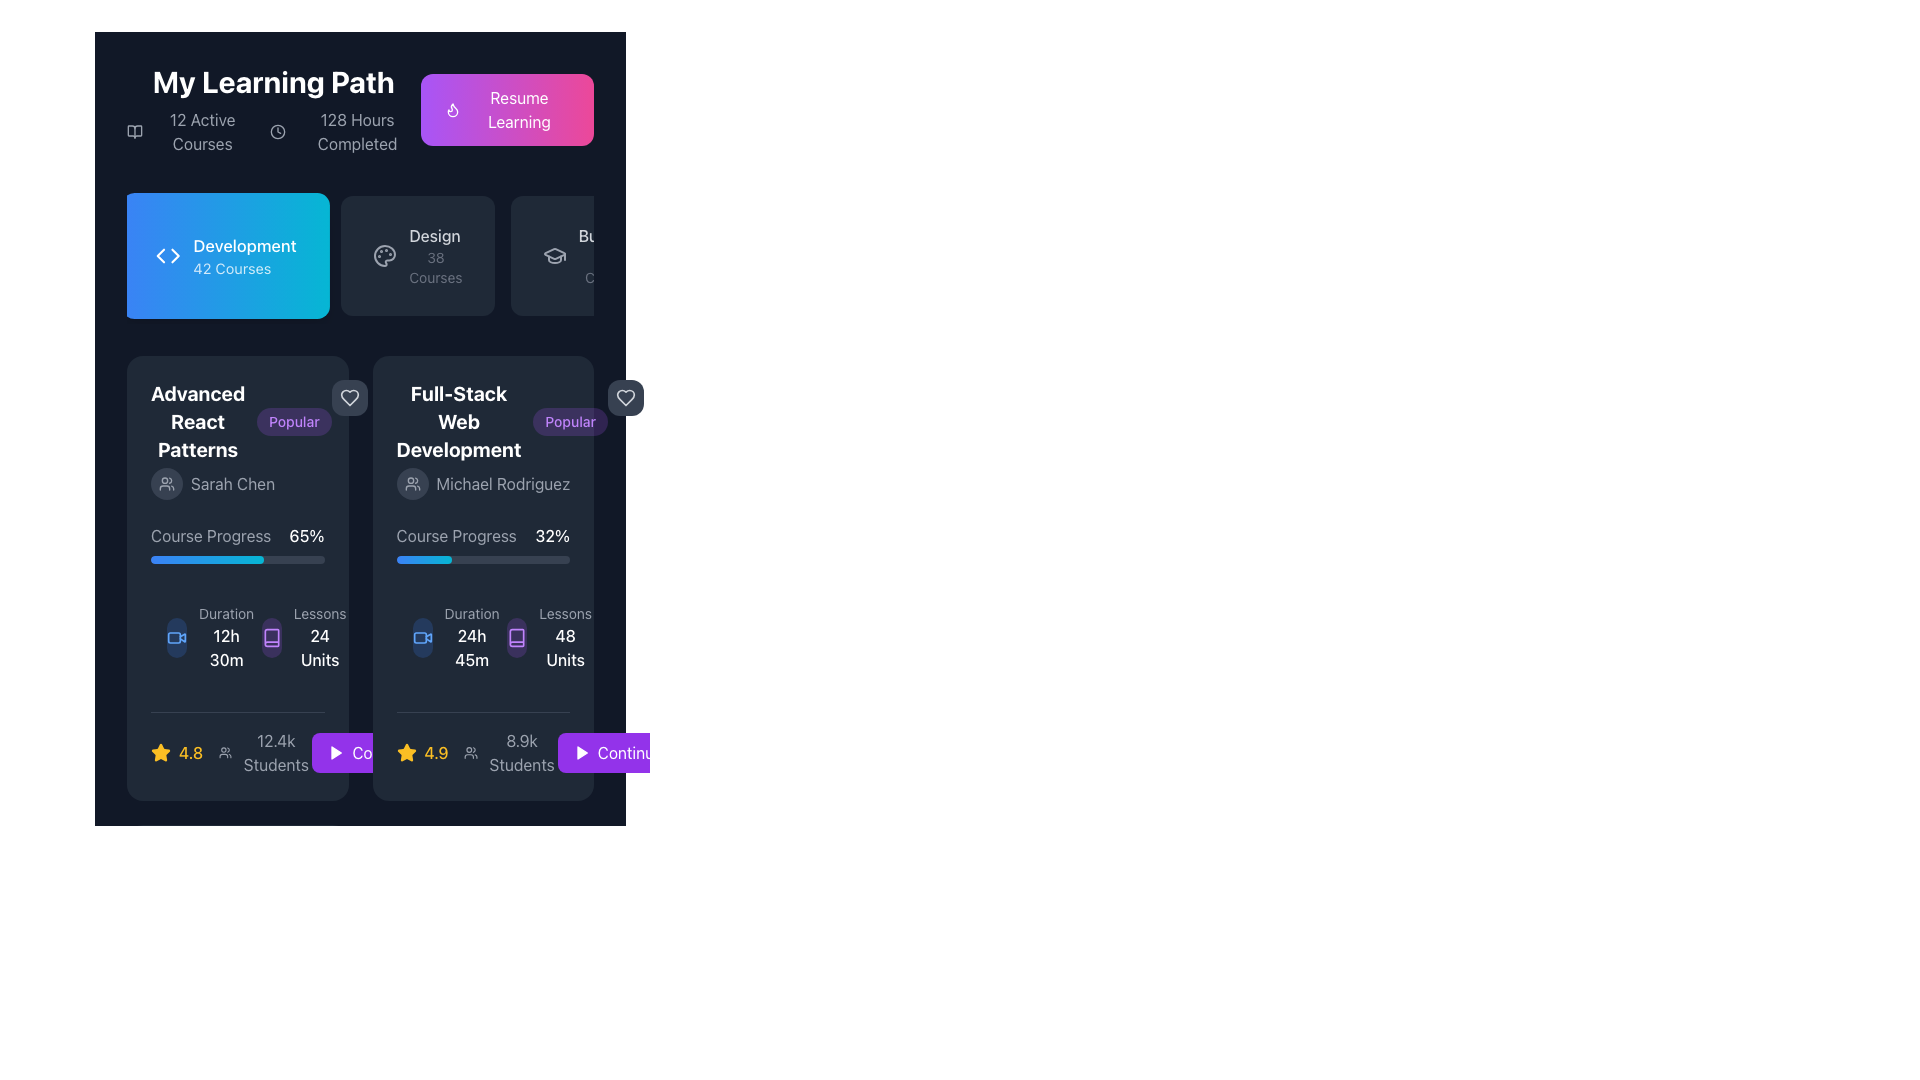 The image size is (1920, 1080). Describe the element at coordinates (483, 543) in the screenshot. I see `the Progress Indicator displaying 'Course Progress' with 32% completion, located in the 'Full-Stack Web Development' section` at that location.